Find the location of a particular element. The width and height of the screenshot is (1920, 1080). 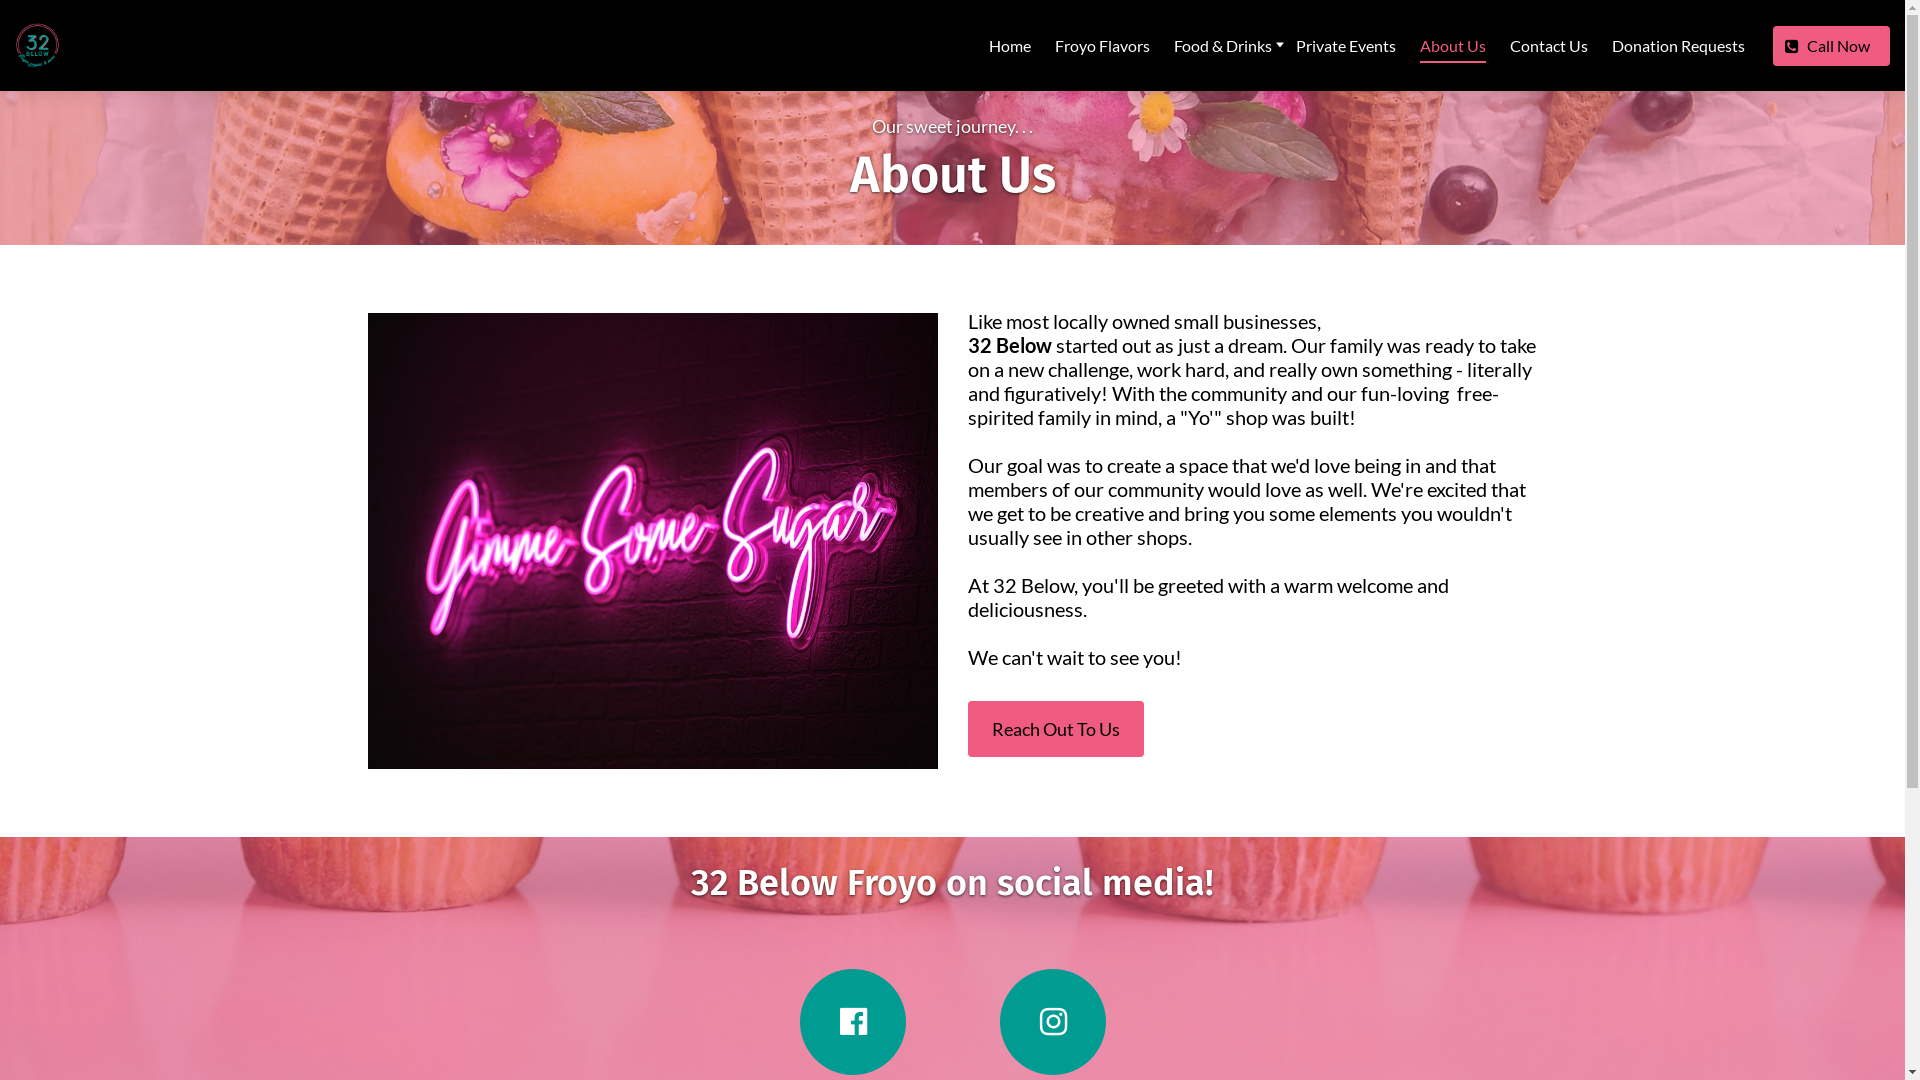

'Call Now' is located at coordinates (1772, 45).